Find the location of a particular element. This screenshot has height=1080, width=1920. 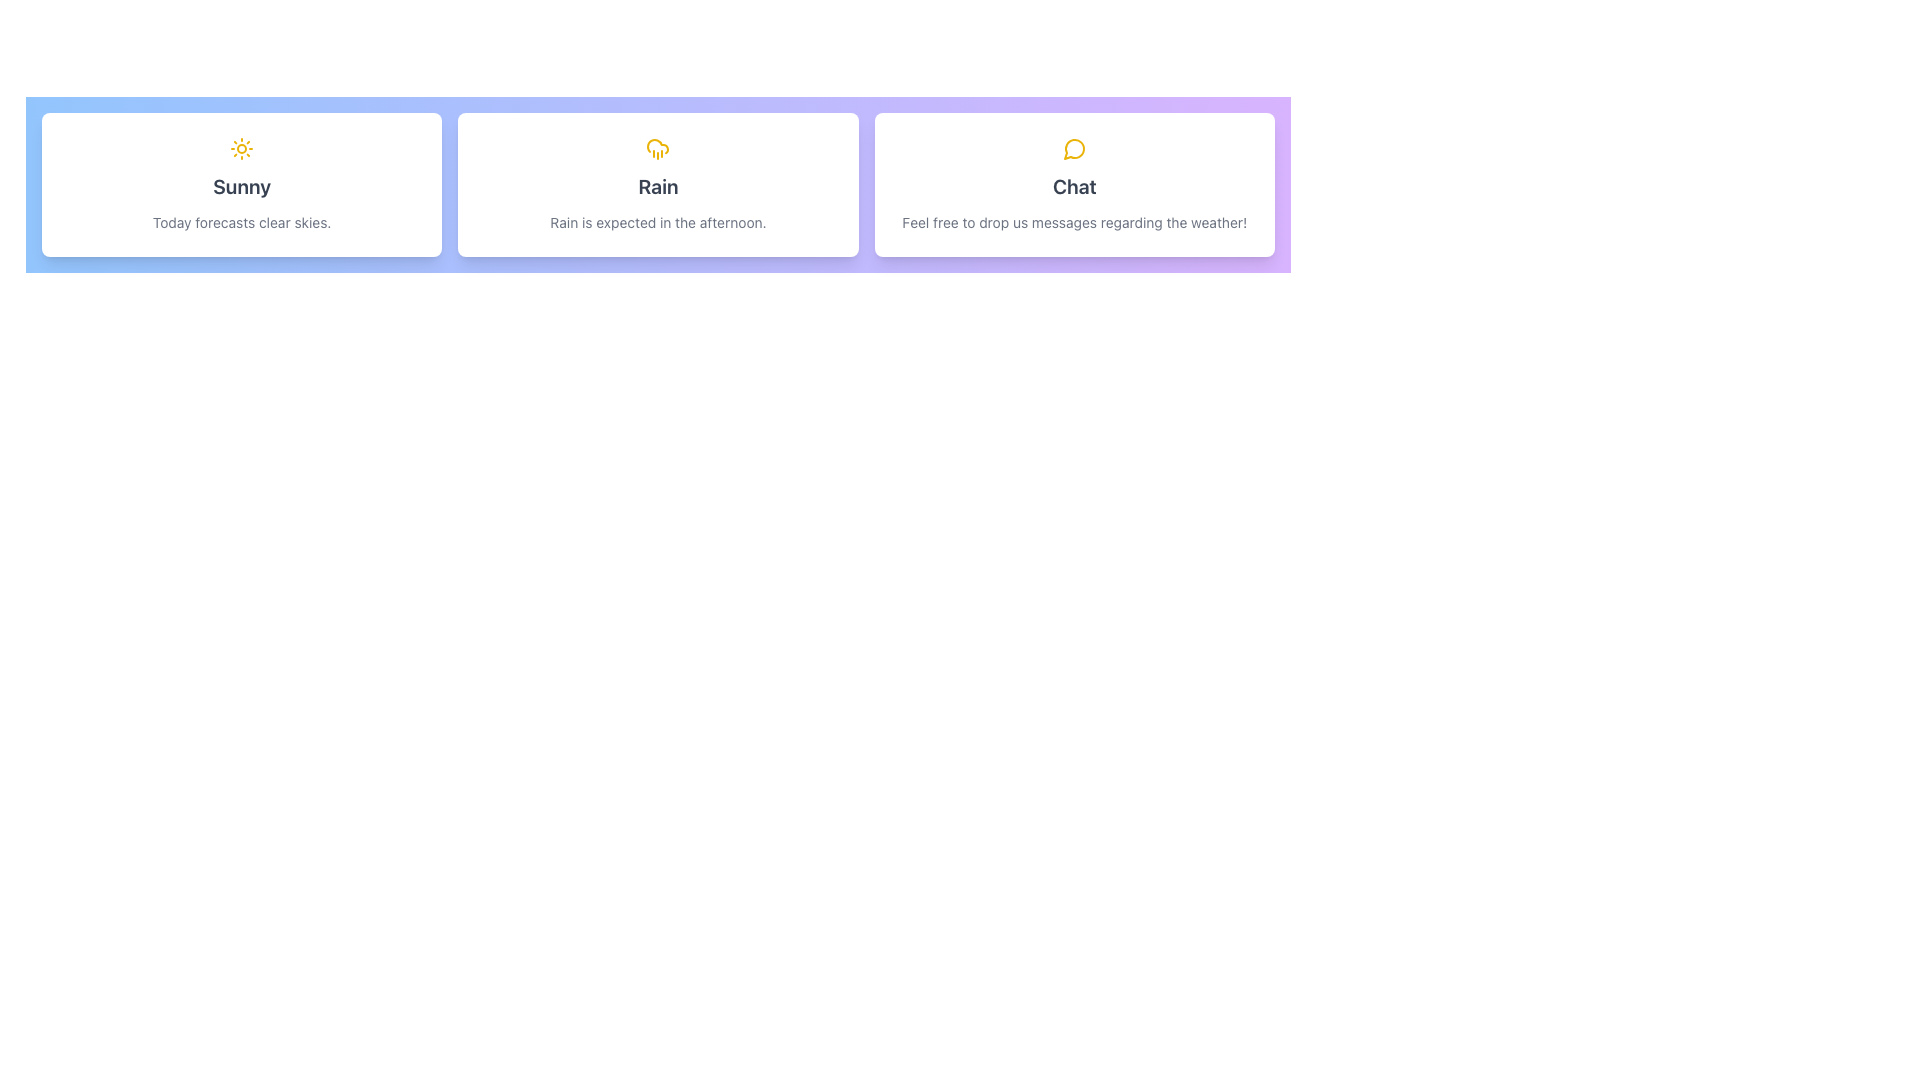

text label that reads 'Feel free to drop us messages regarding the weather!' located at the bottom of the 'Chat' card is located at coordinates (1073, 223).